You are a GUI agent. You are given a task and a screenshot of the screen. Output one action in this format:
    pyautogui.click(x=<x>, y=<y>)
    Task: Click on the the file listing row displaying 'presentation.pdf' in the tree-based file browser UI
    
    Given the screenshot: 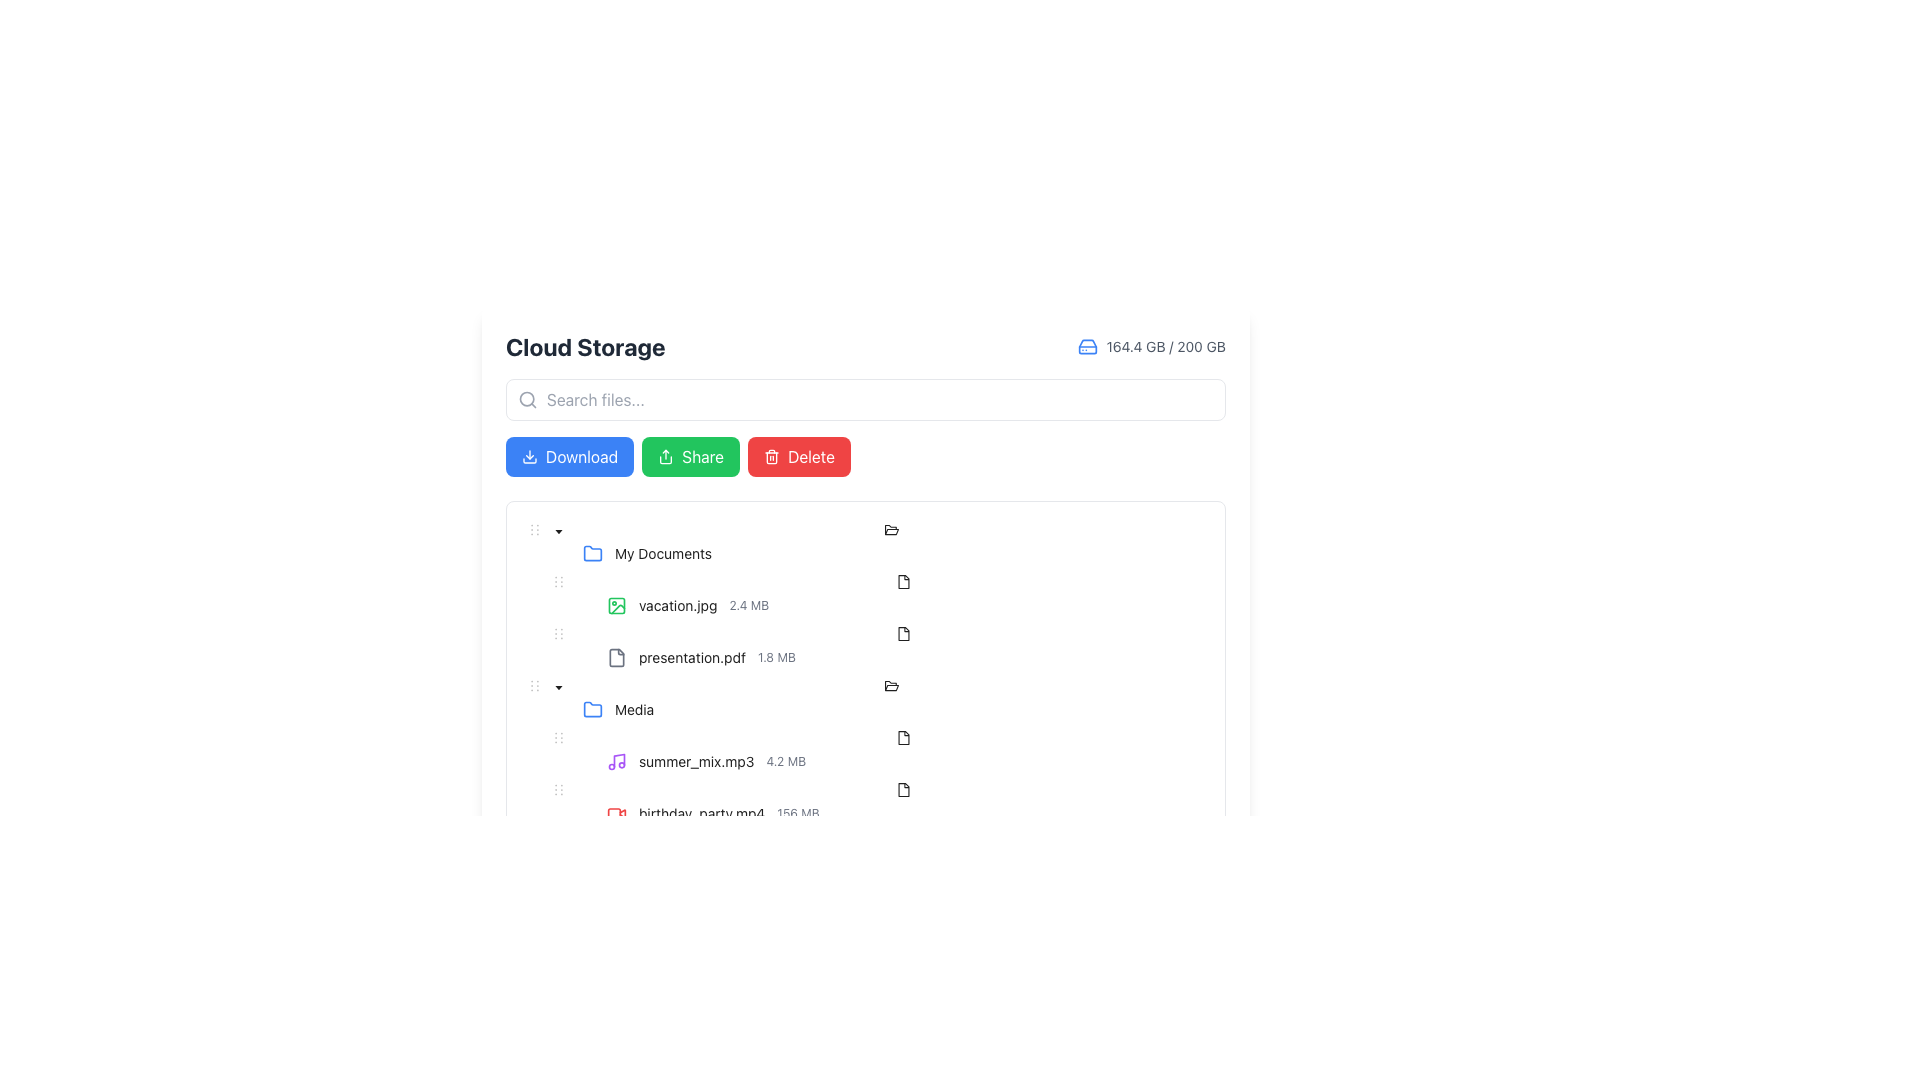 What is the action you would take?
    pyautogui.click(x=902, y=658)
    